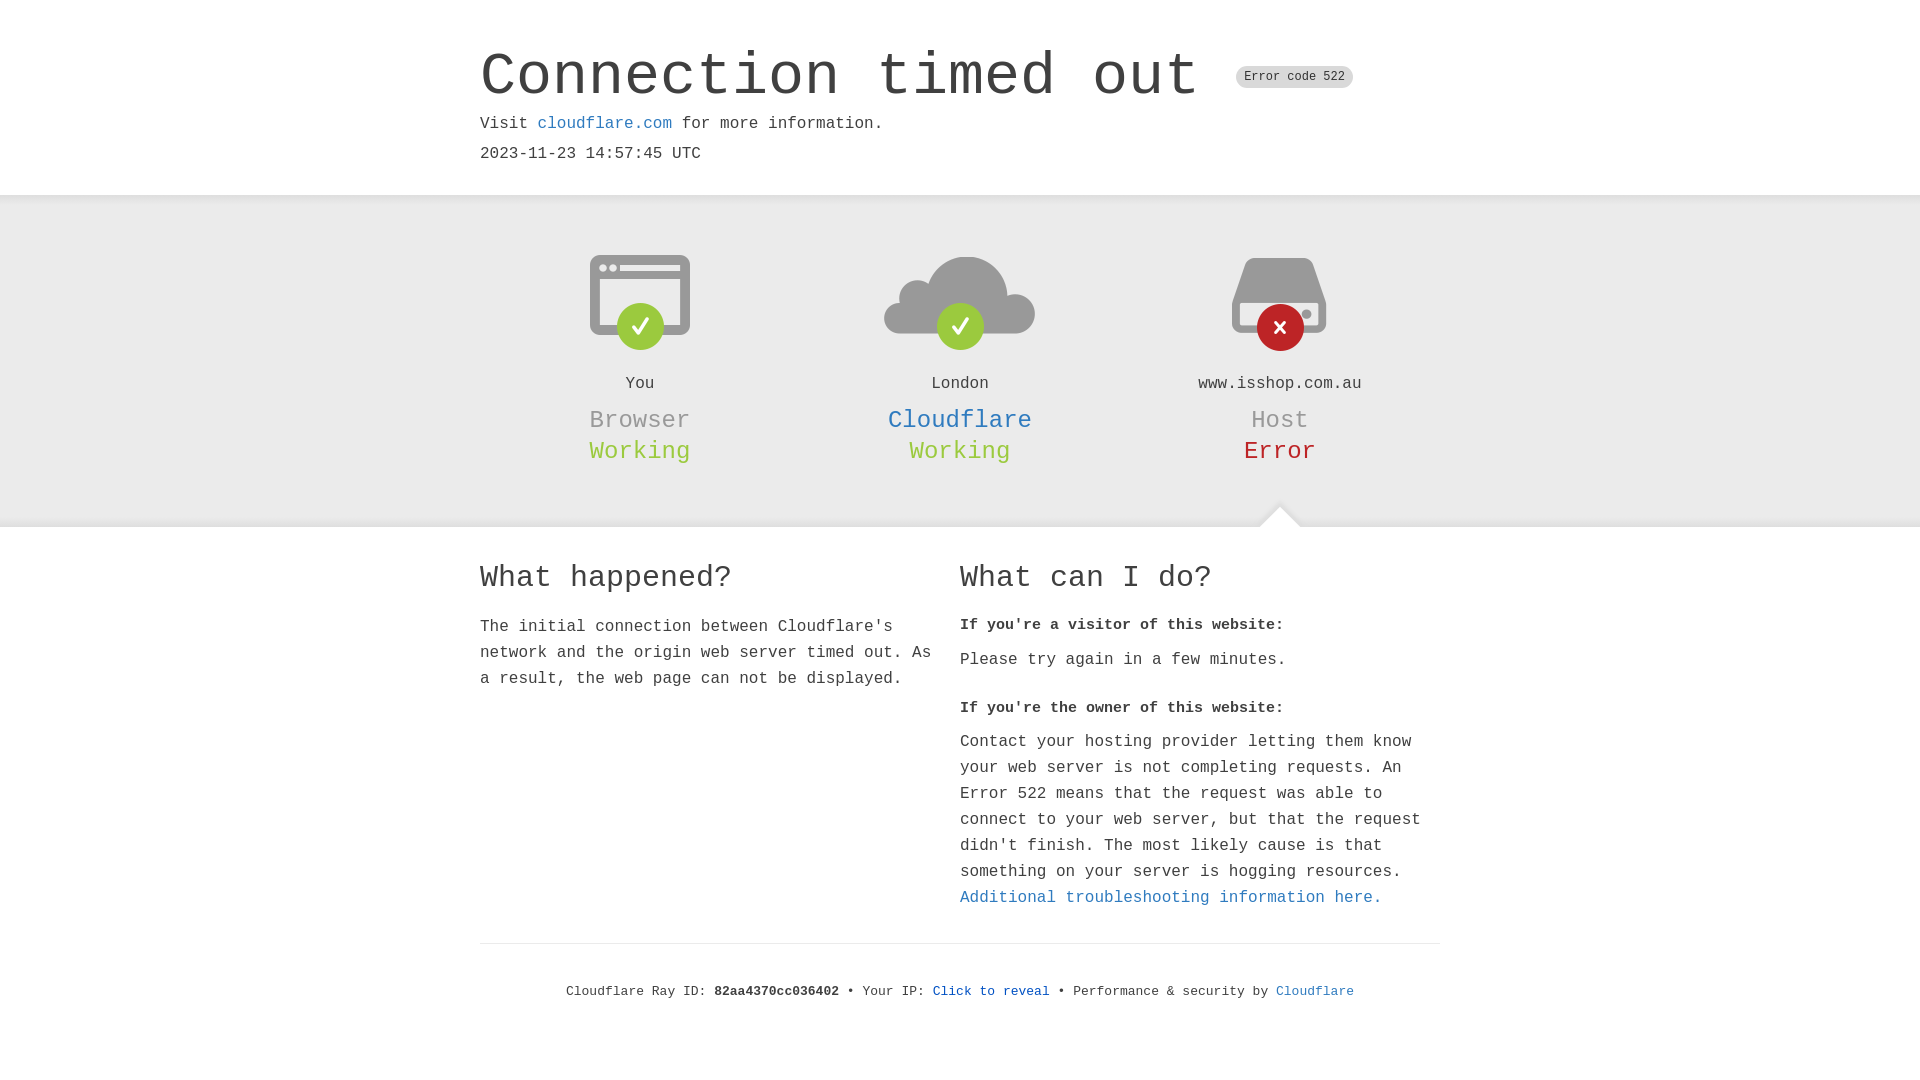  What do you see at coordinates (1171, 897) in the screenshot?
I see `'Additional troubleshooting information here.'` at bounding box center [1171, 897].